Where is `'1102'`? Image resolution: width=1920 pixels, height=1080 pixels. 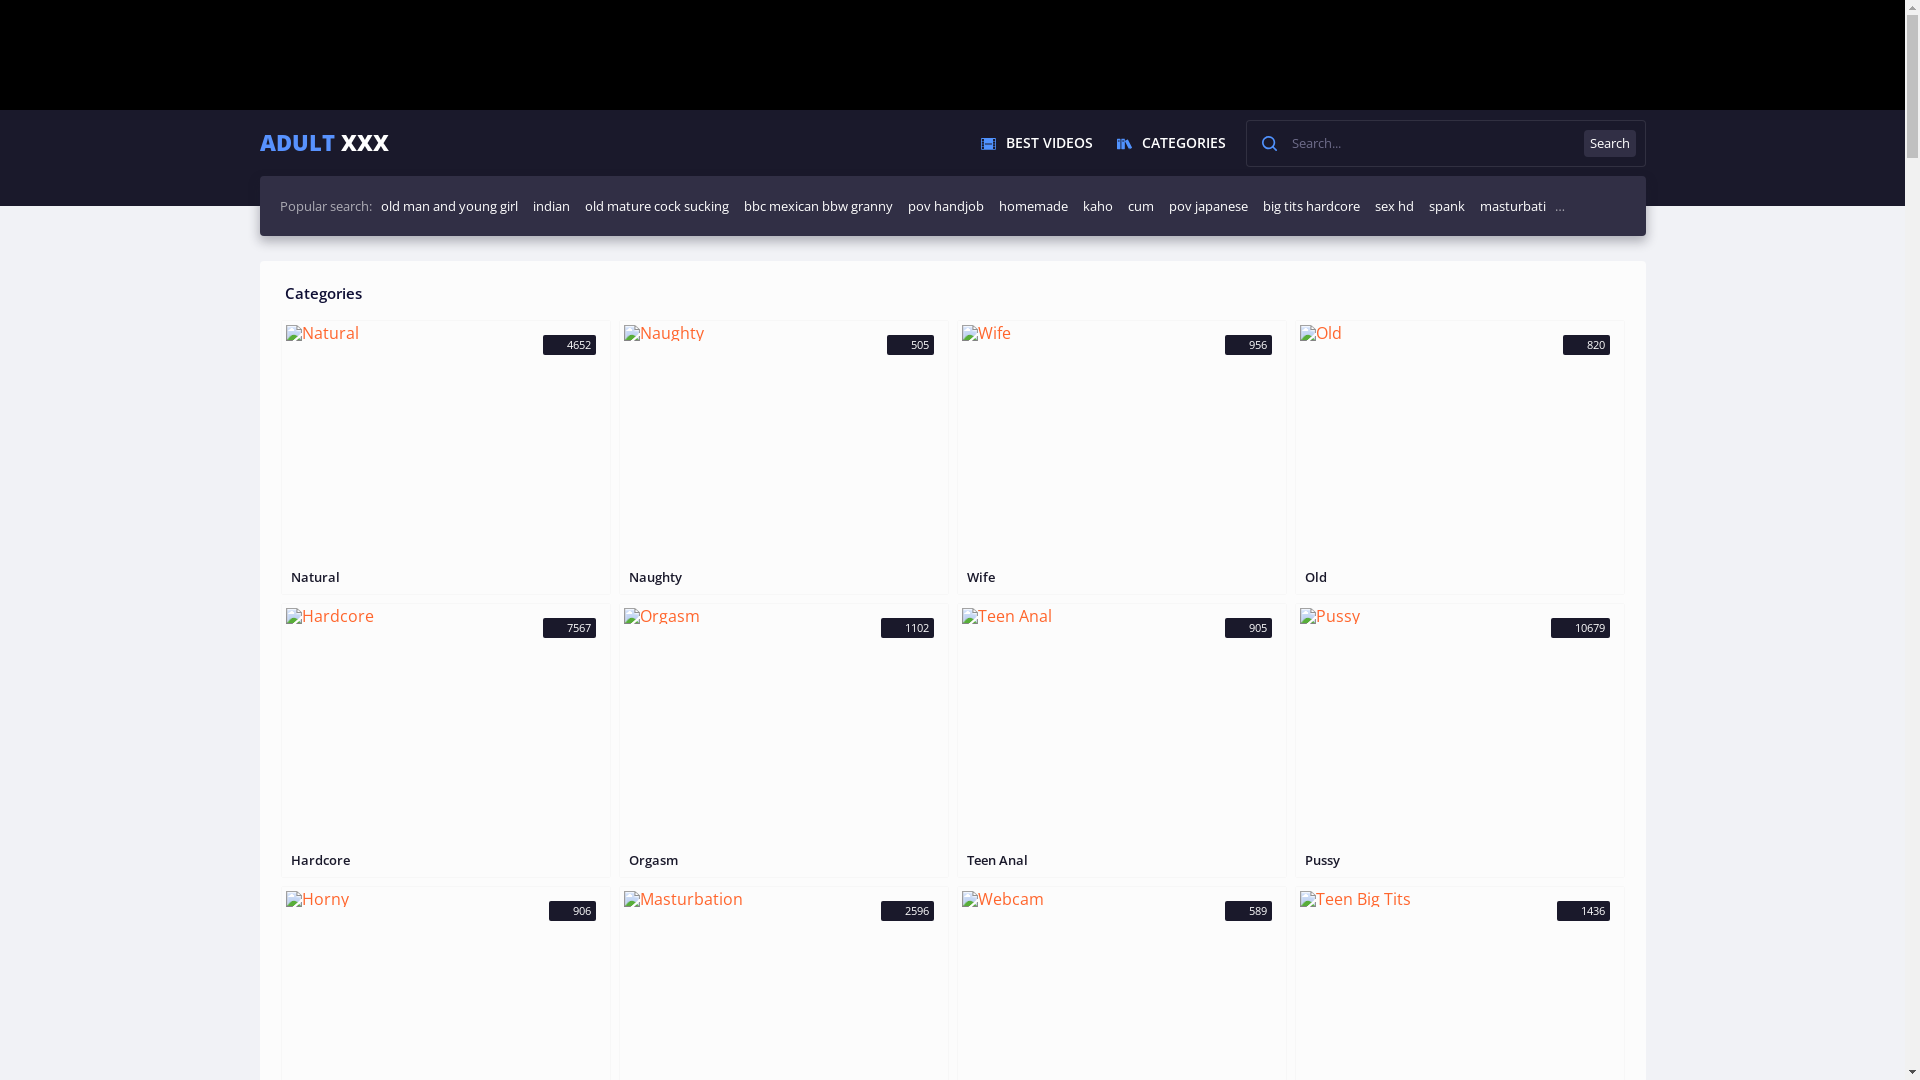 '1102' is located at coordinates (782, 728).